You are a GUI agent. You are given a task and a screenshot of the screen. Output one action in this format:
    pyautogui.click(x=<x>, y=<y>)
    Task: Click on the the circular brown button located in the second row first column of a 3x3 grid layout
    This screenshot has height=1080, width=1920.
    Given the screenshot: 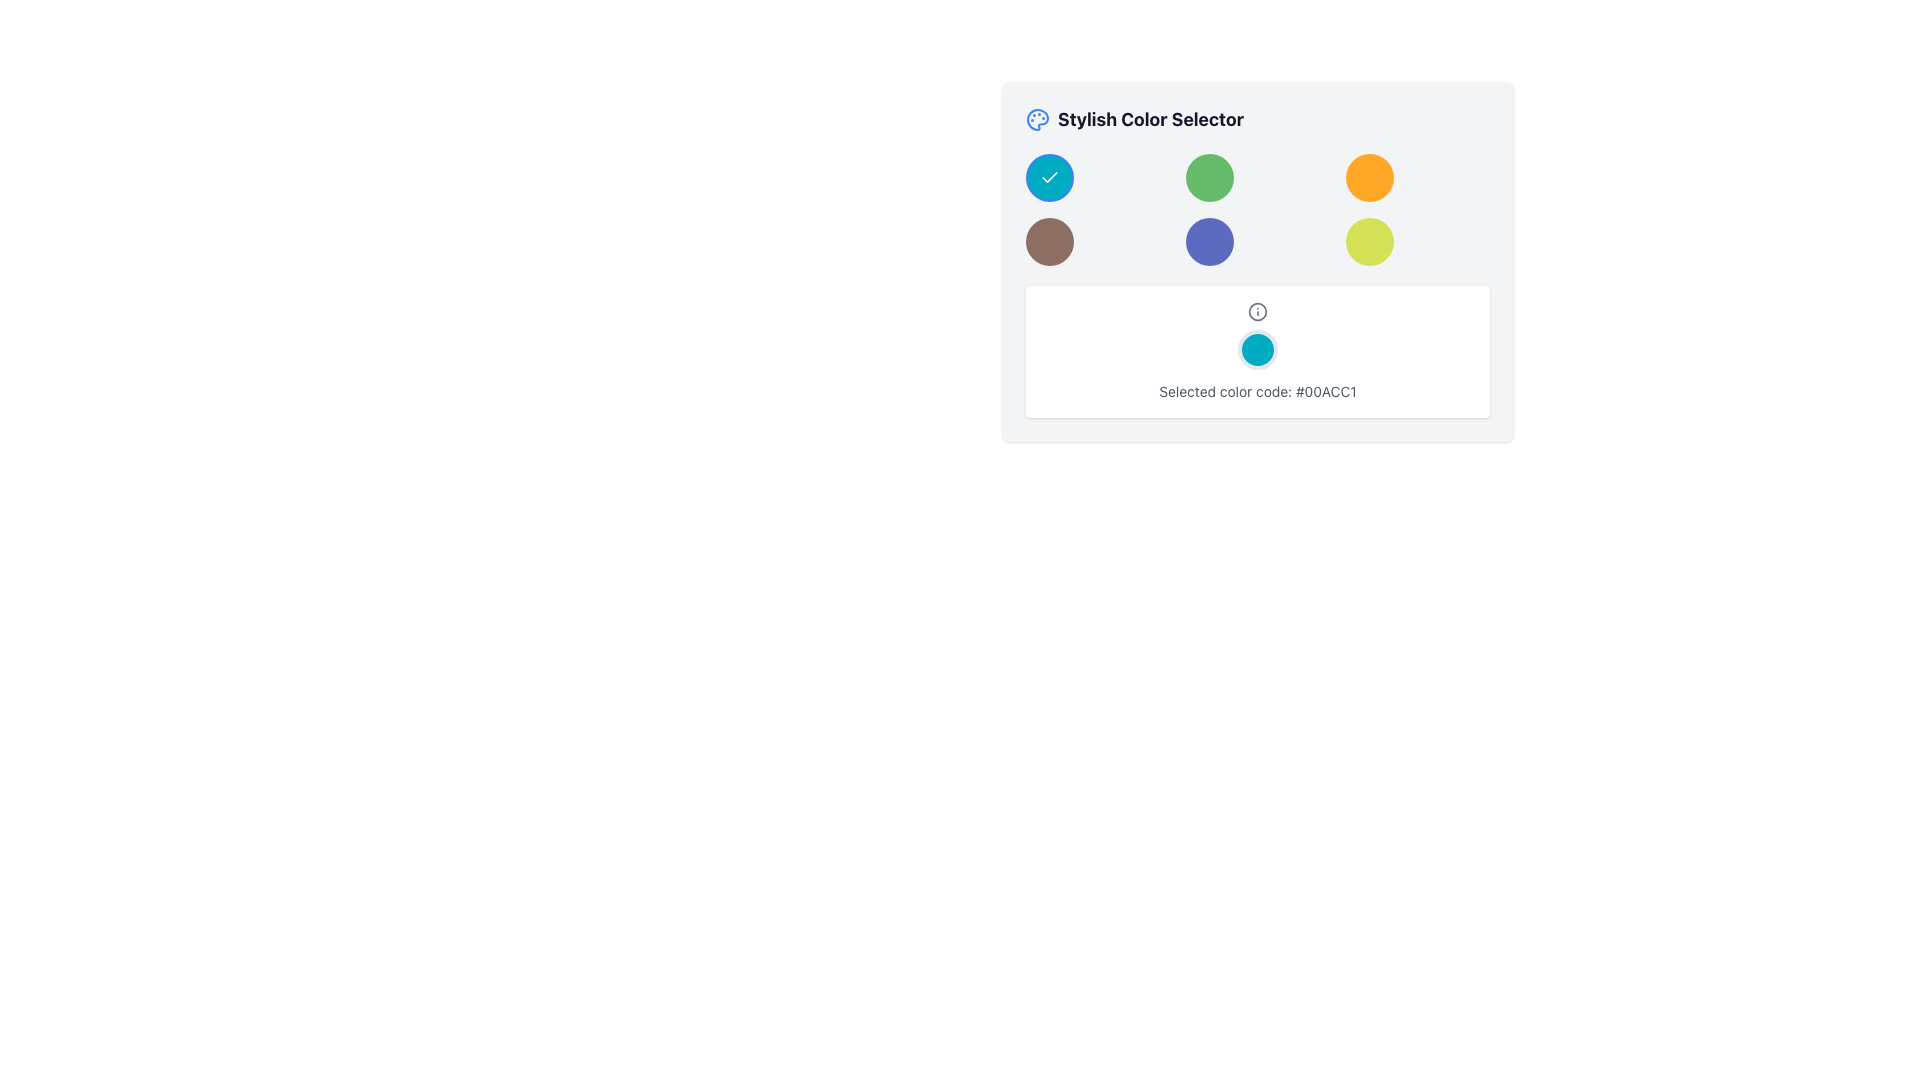 What is the action you would take?
    pyautogui.click(x=1049, y=241)
    